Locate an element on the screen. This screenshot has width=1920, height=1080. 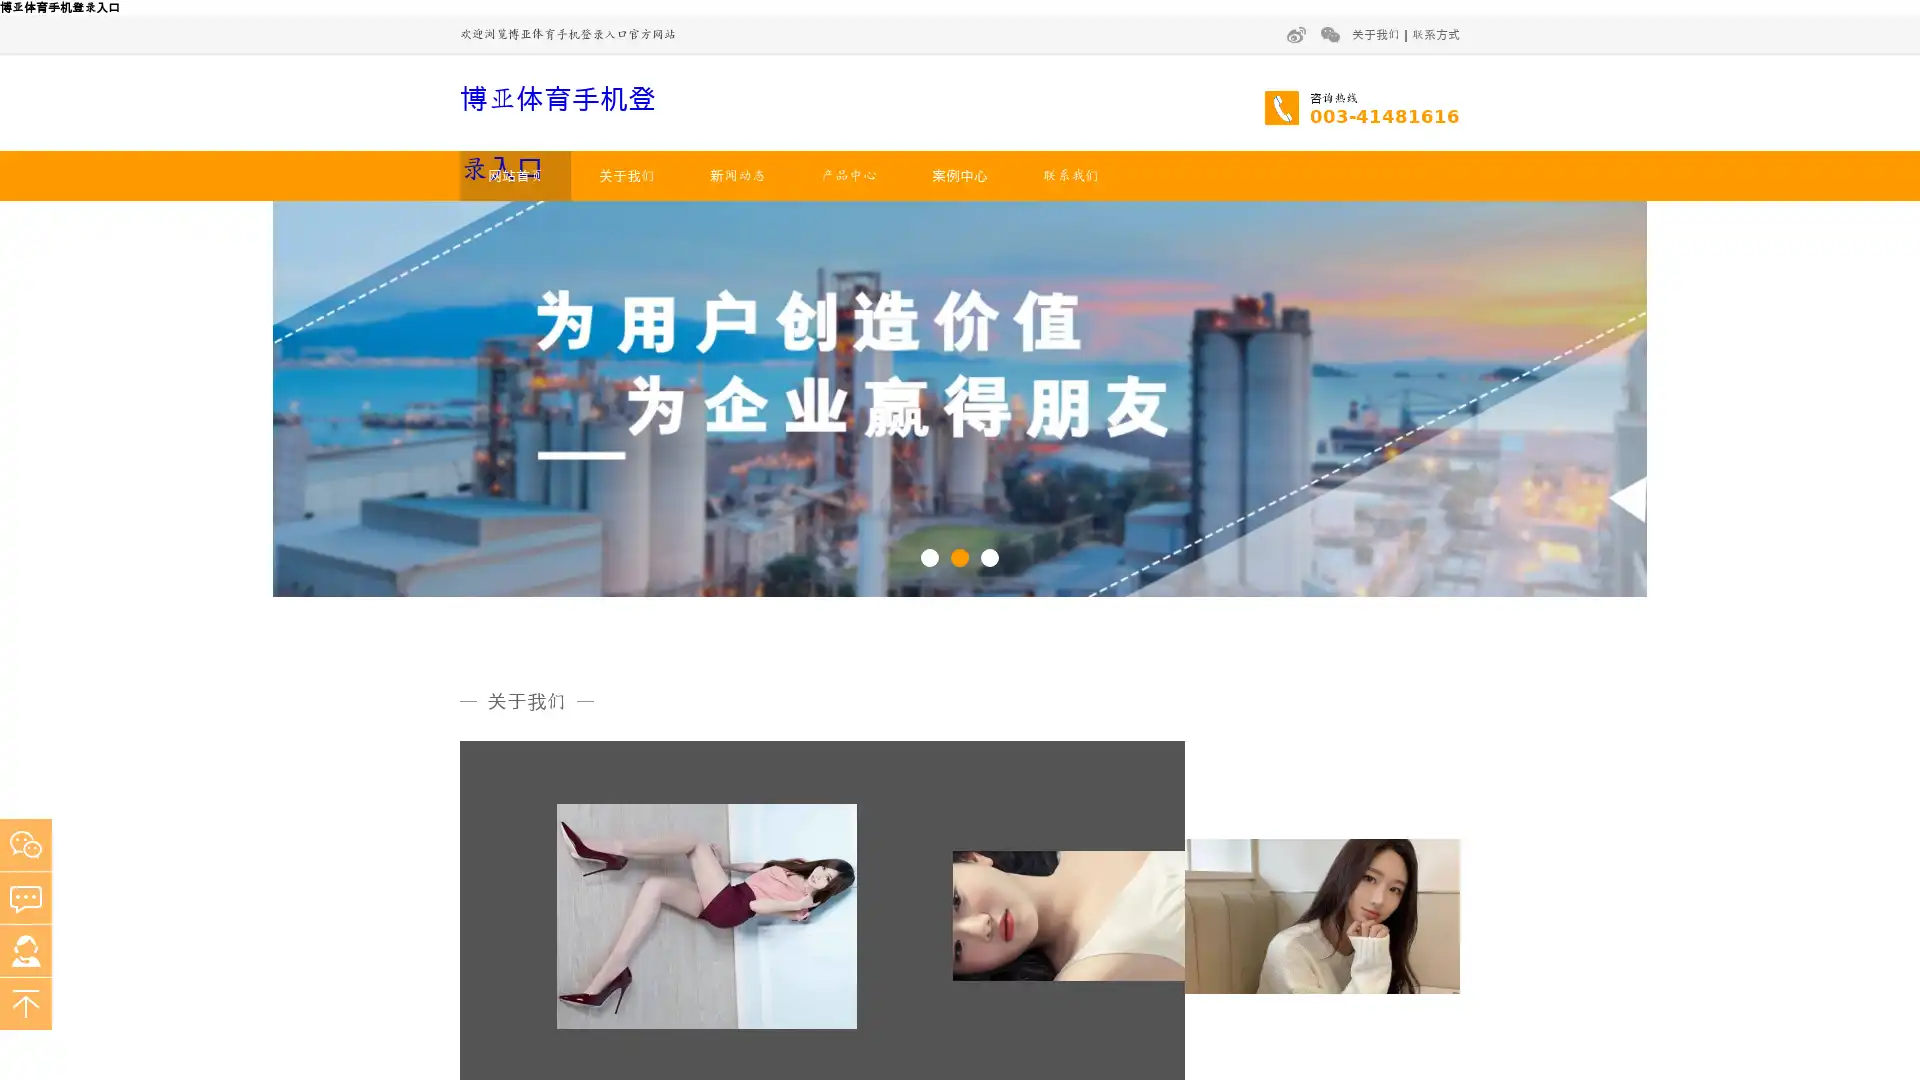
3 is located at coordinates (989, 556).